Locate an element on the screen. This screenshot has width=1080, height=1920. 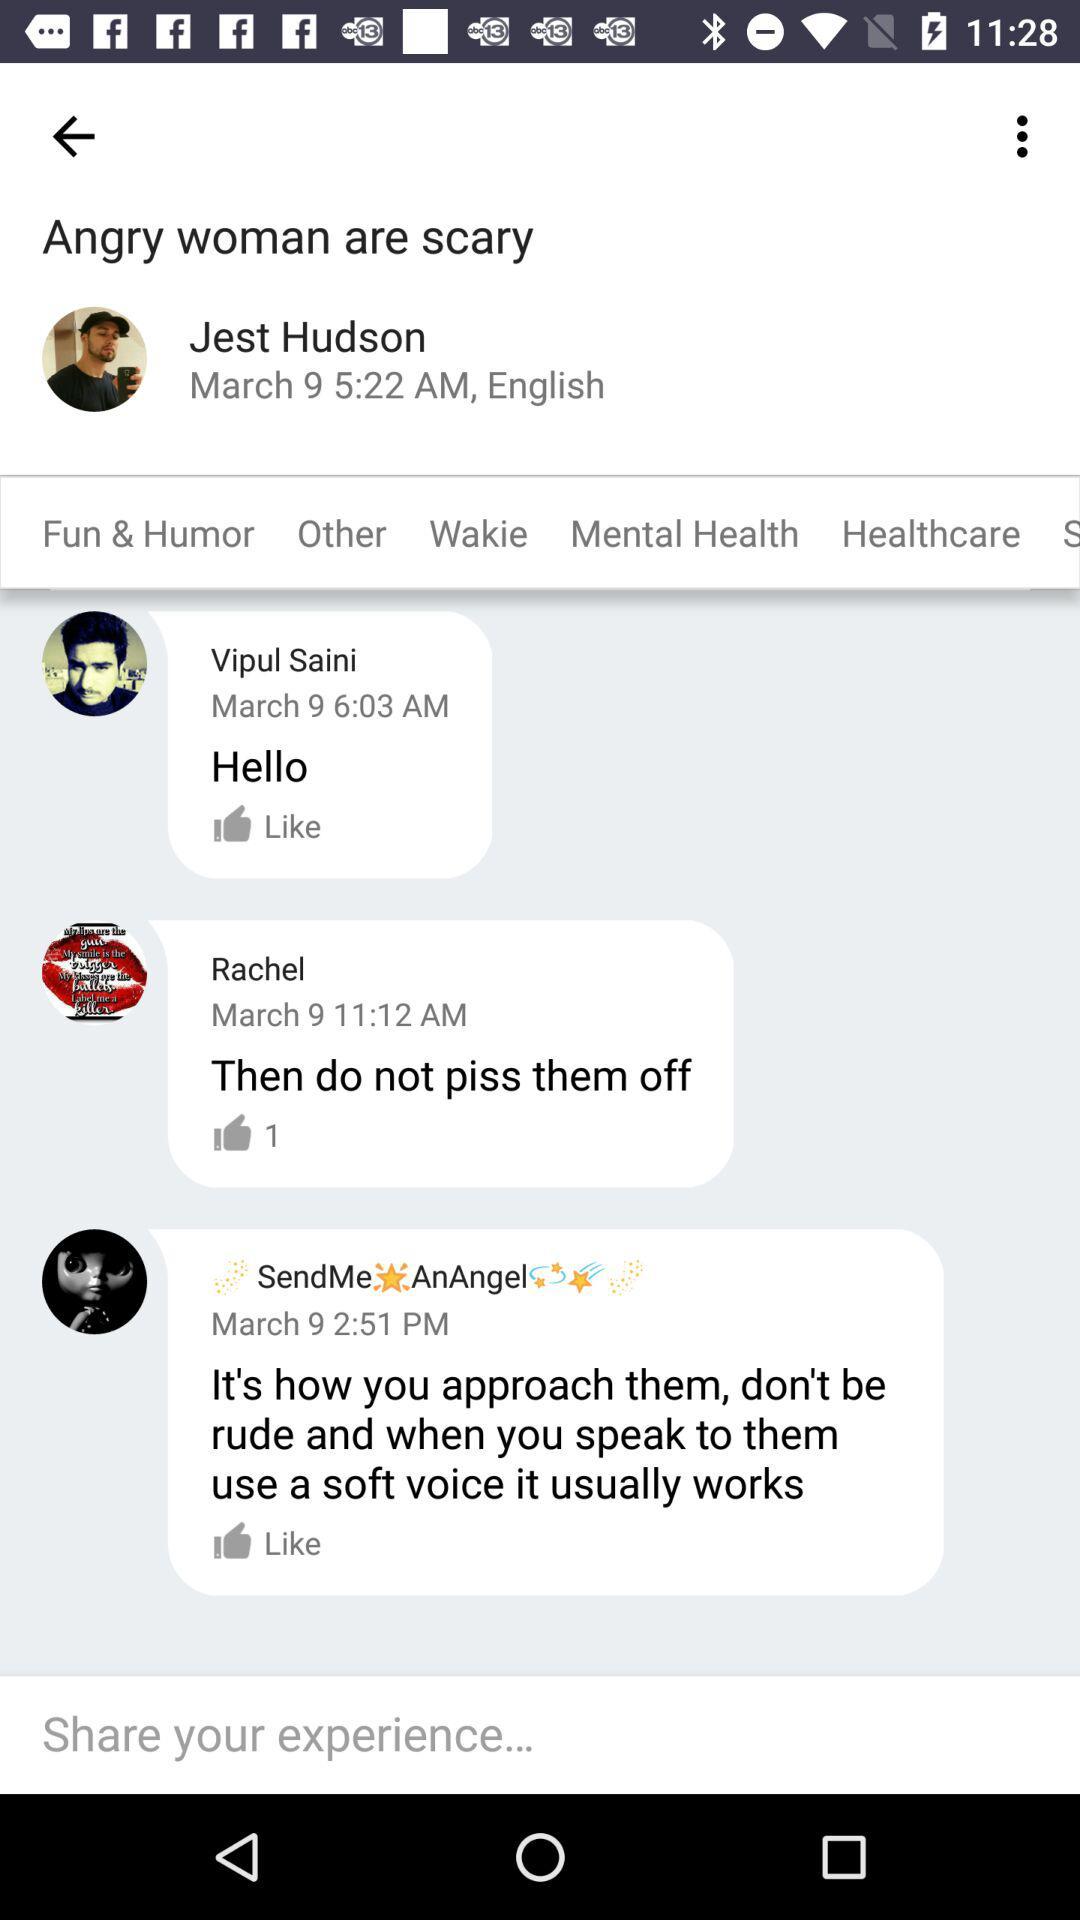
user id icon is located at coordinates (94, 359).